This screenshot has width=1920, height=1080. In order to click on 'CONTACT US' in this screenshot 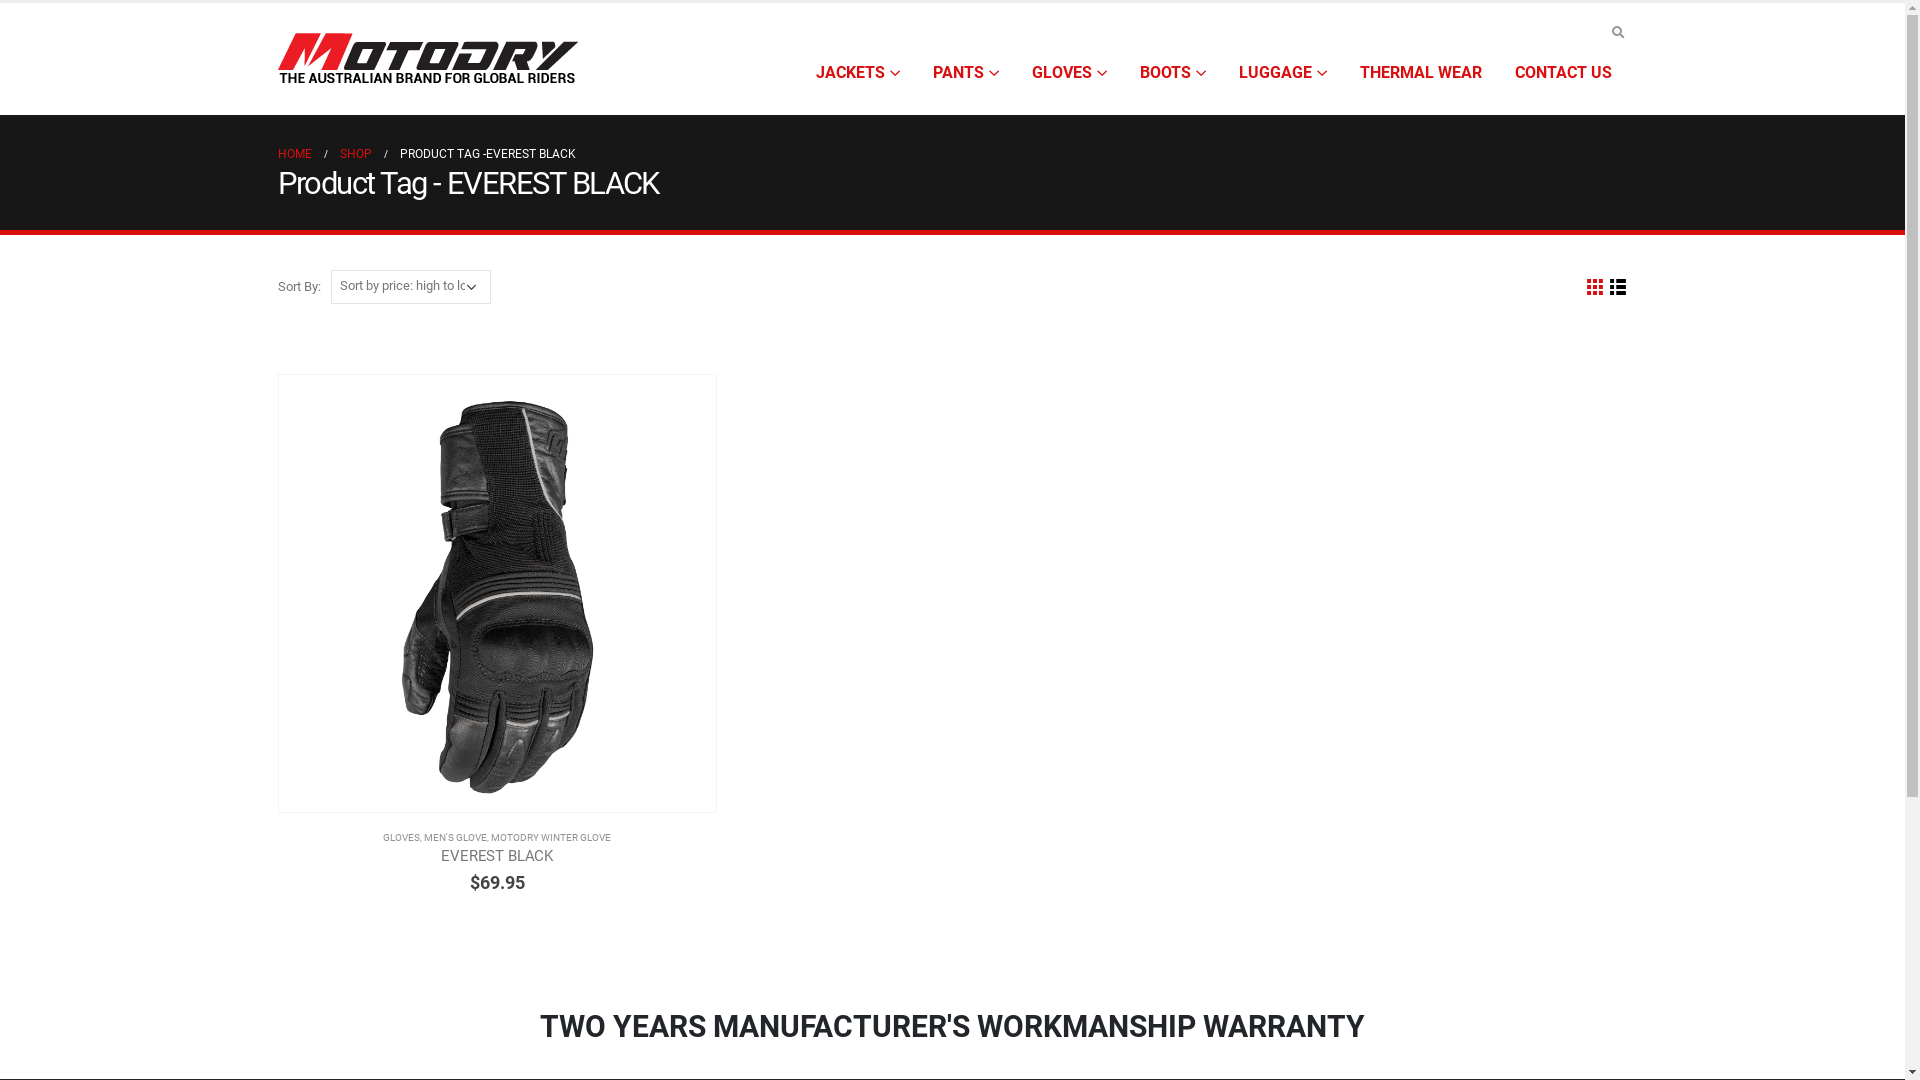, I will do `click(1561, 72)`.